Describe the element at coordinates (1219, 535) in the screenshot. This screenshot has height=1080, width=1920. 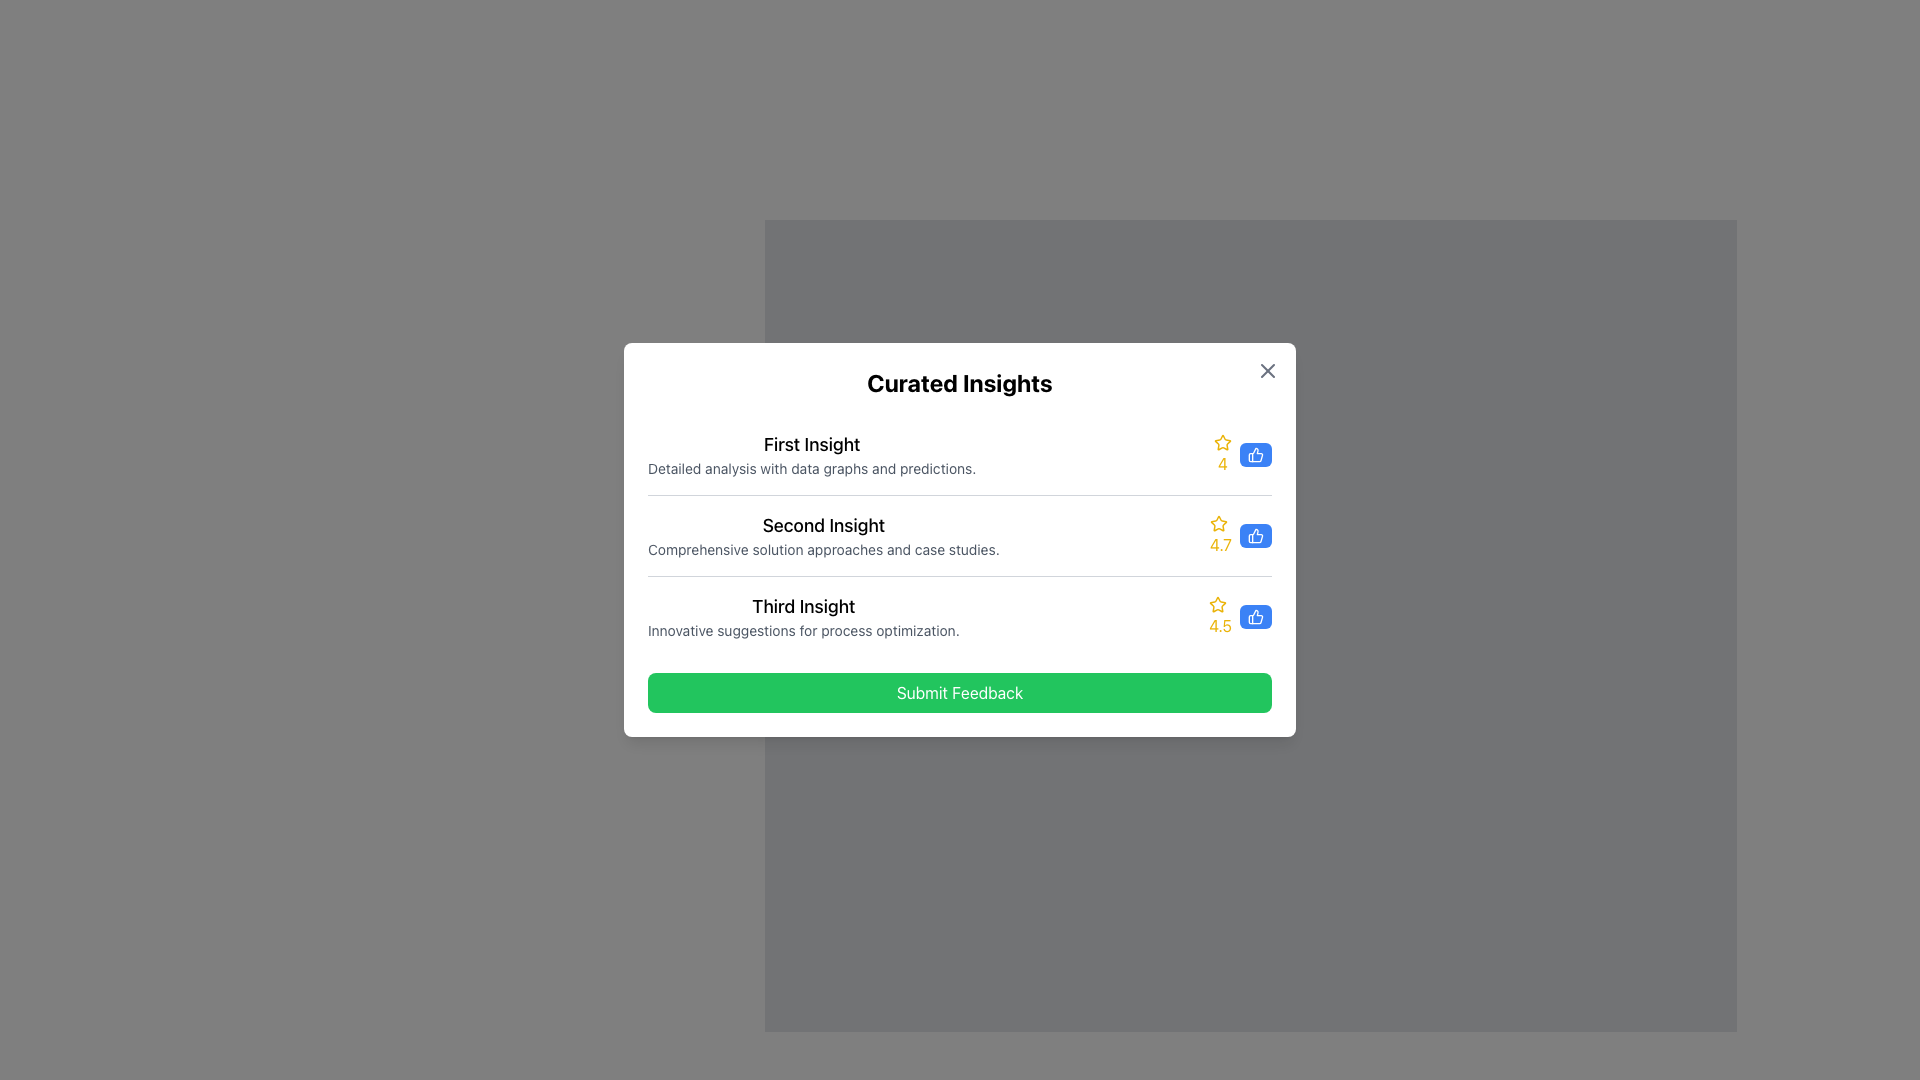
I see `numerical value '4.7' displayed in yellow color in the second insight section, located to the left of the thumbs-up icon and below the star symbol indicating the rating` at that location.